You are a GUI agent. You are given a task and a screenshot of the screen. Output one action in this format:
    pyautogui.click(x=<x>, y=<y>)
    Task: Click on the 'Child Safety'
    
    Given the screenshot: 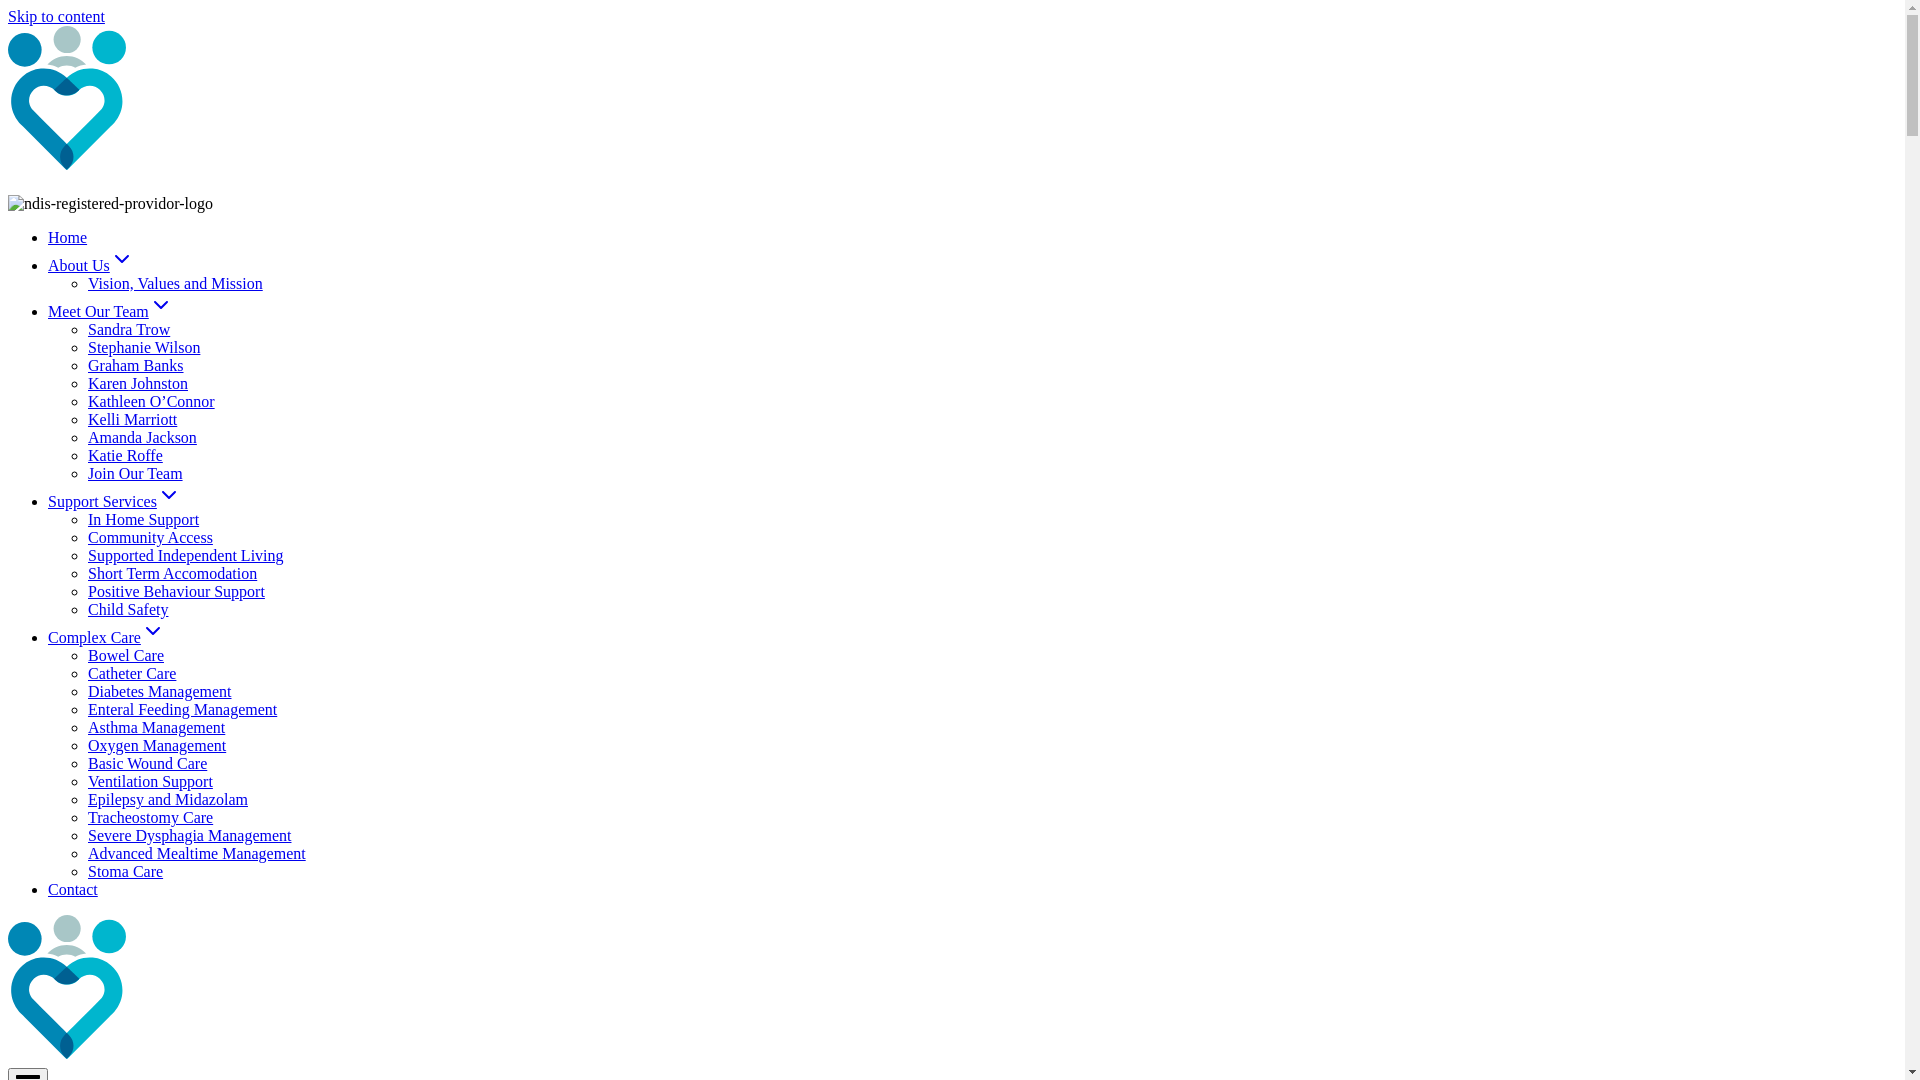 What is the action you would take?
    pyautogui.click(x=127, y=608)
    